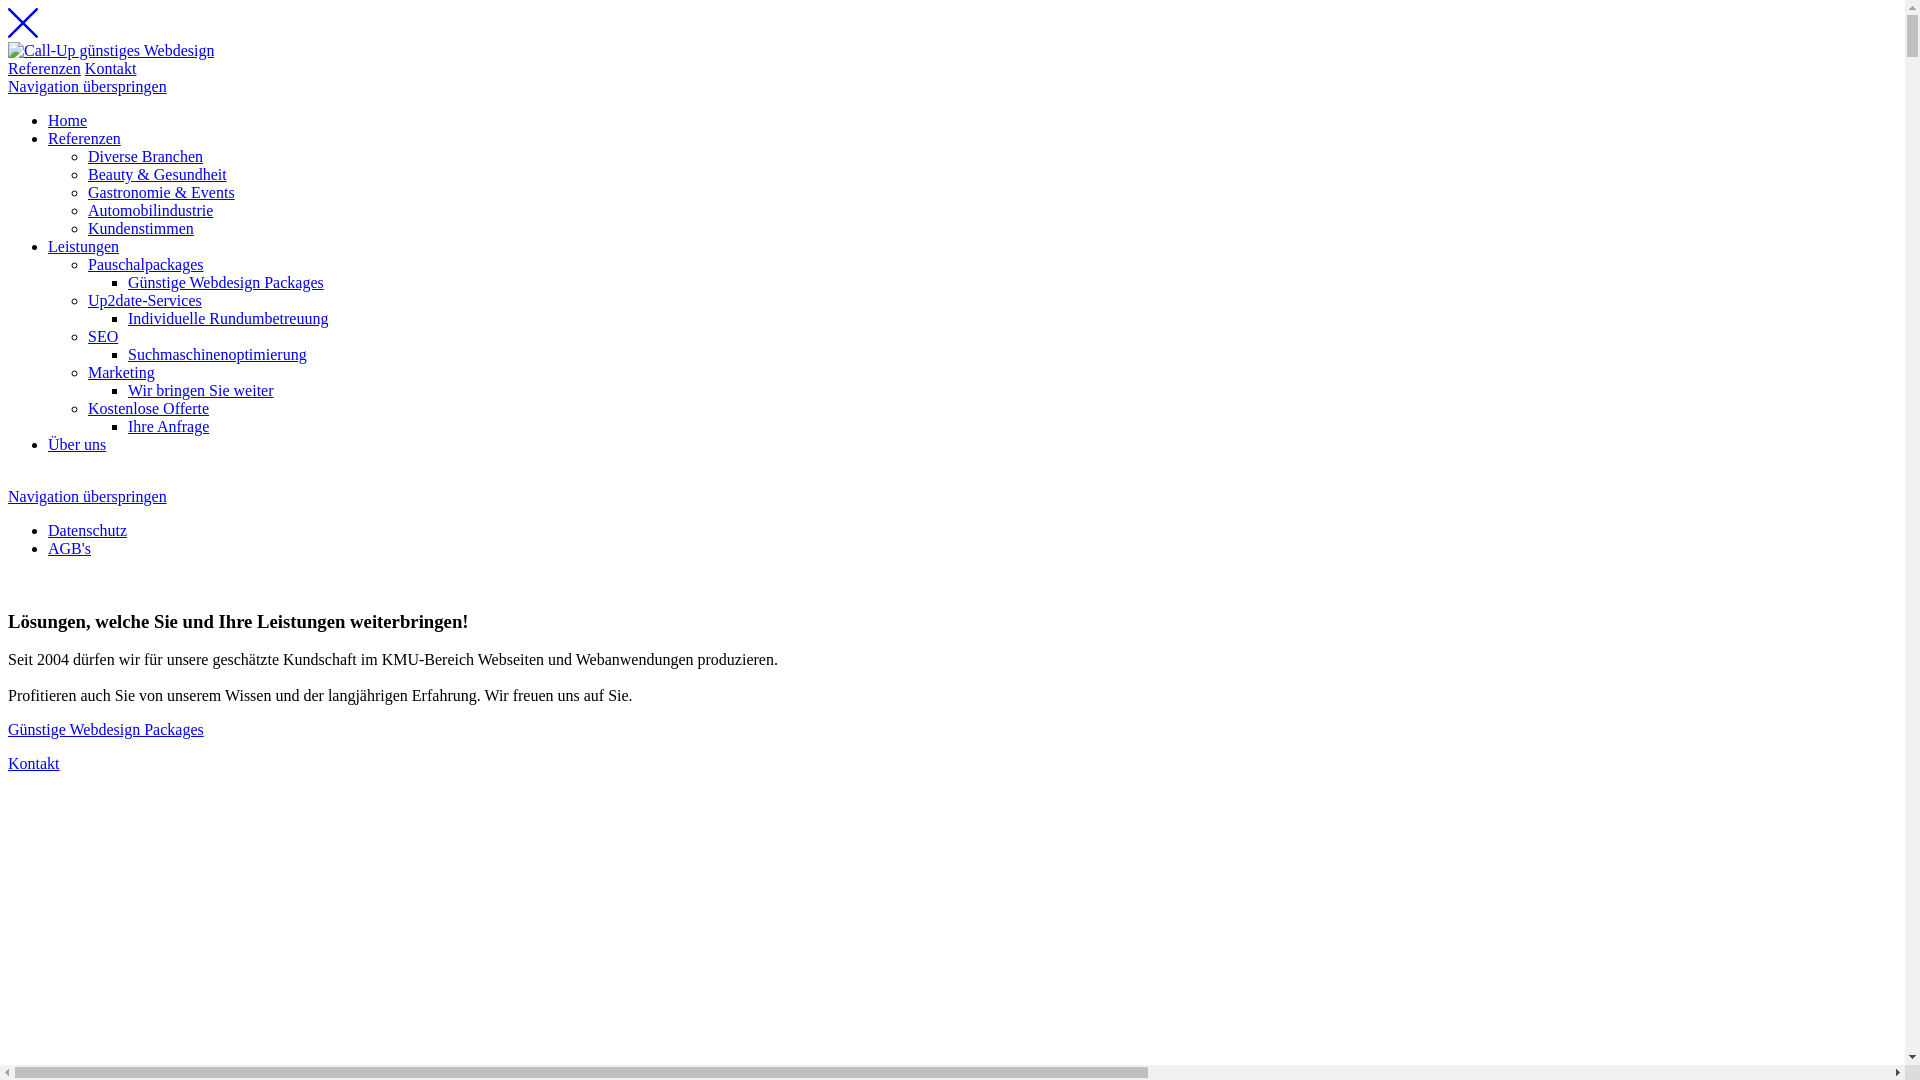 The width and height of the screenshot is (1920, 1080). What do you see at coordinates (67, 120) in the screenshot?
I see `'Home'` at bounding box center [67, 120].